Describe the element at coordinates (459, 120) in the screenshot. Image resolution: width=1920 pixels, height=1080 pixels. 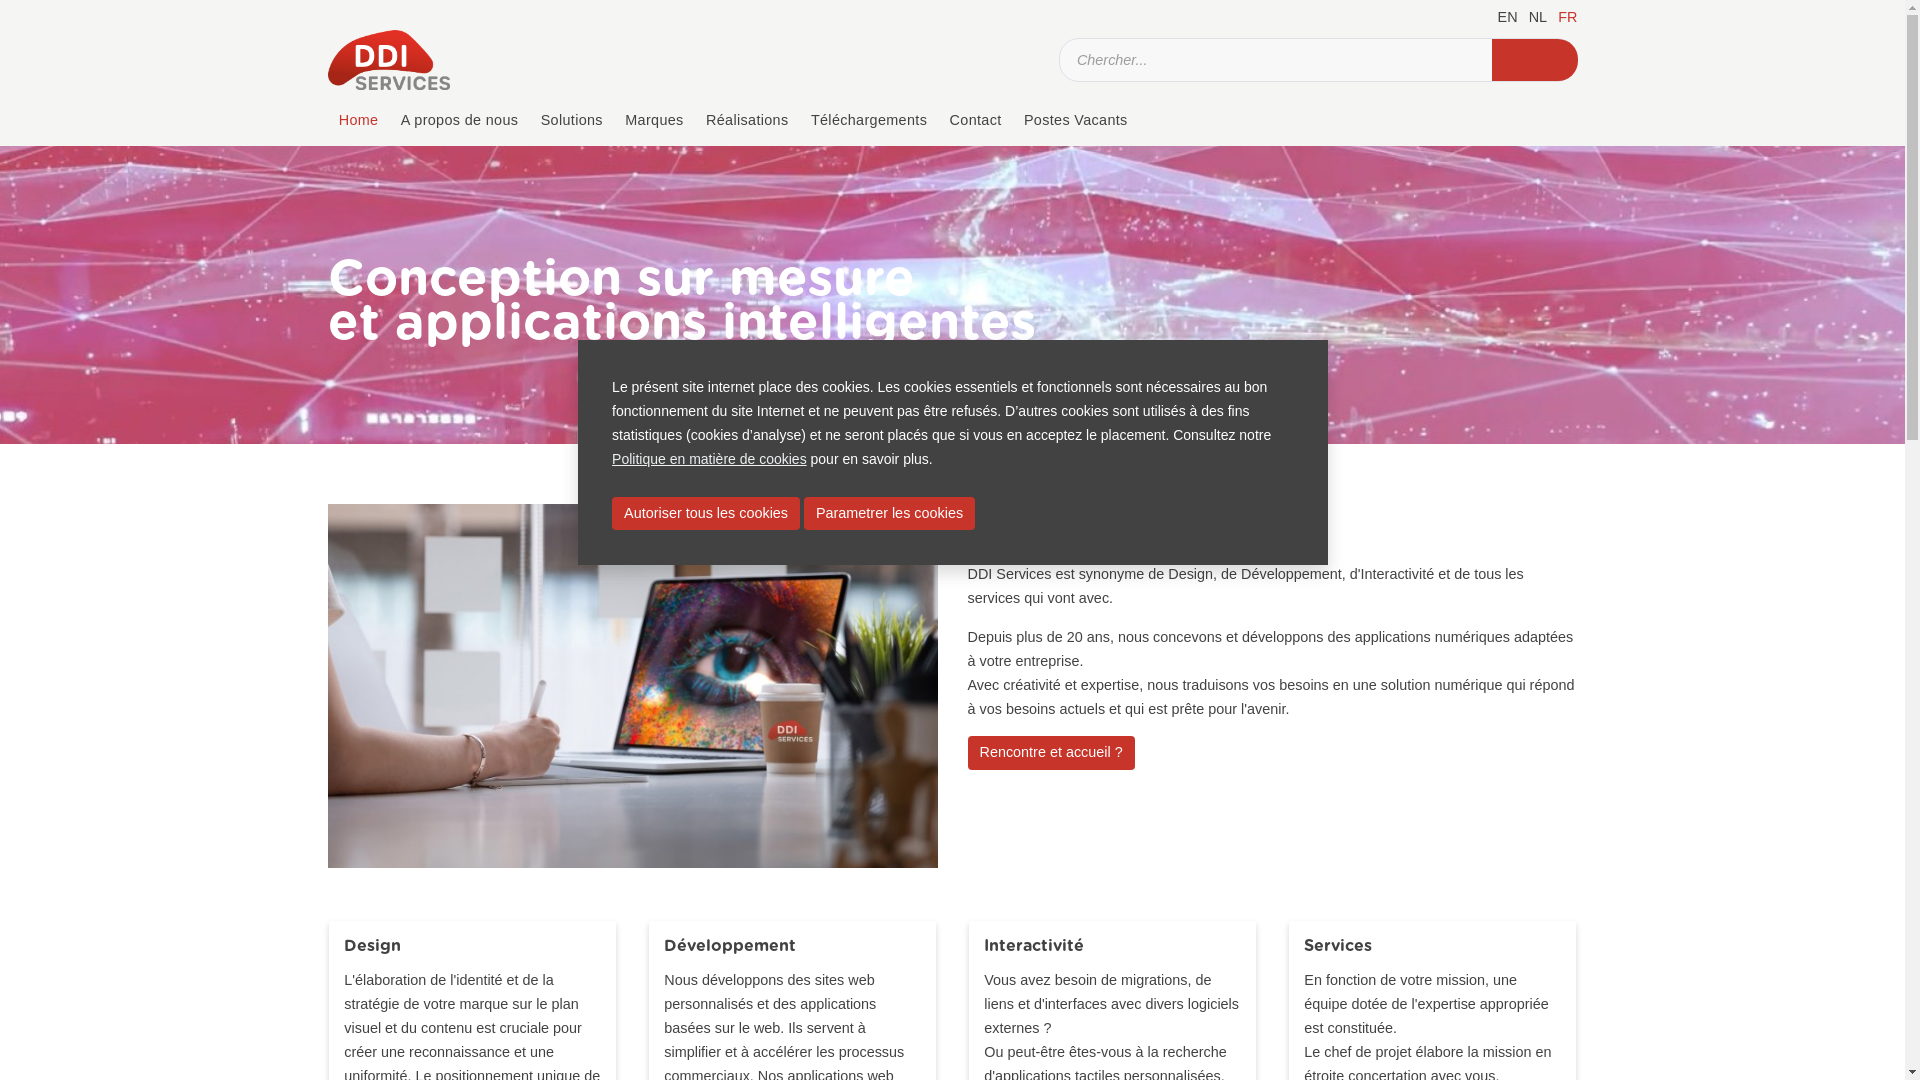
I see `'A propos de nous'` at that location.